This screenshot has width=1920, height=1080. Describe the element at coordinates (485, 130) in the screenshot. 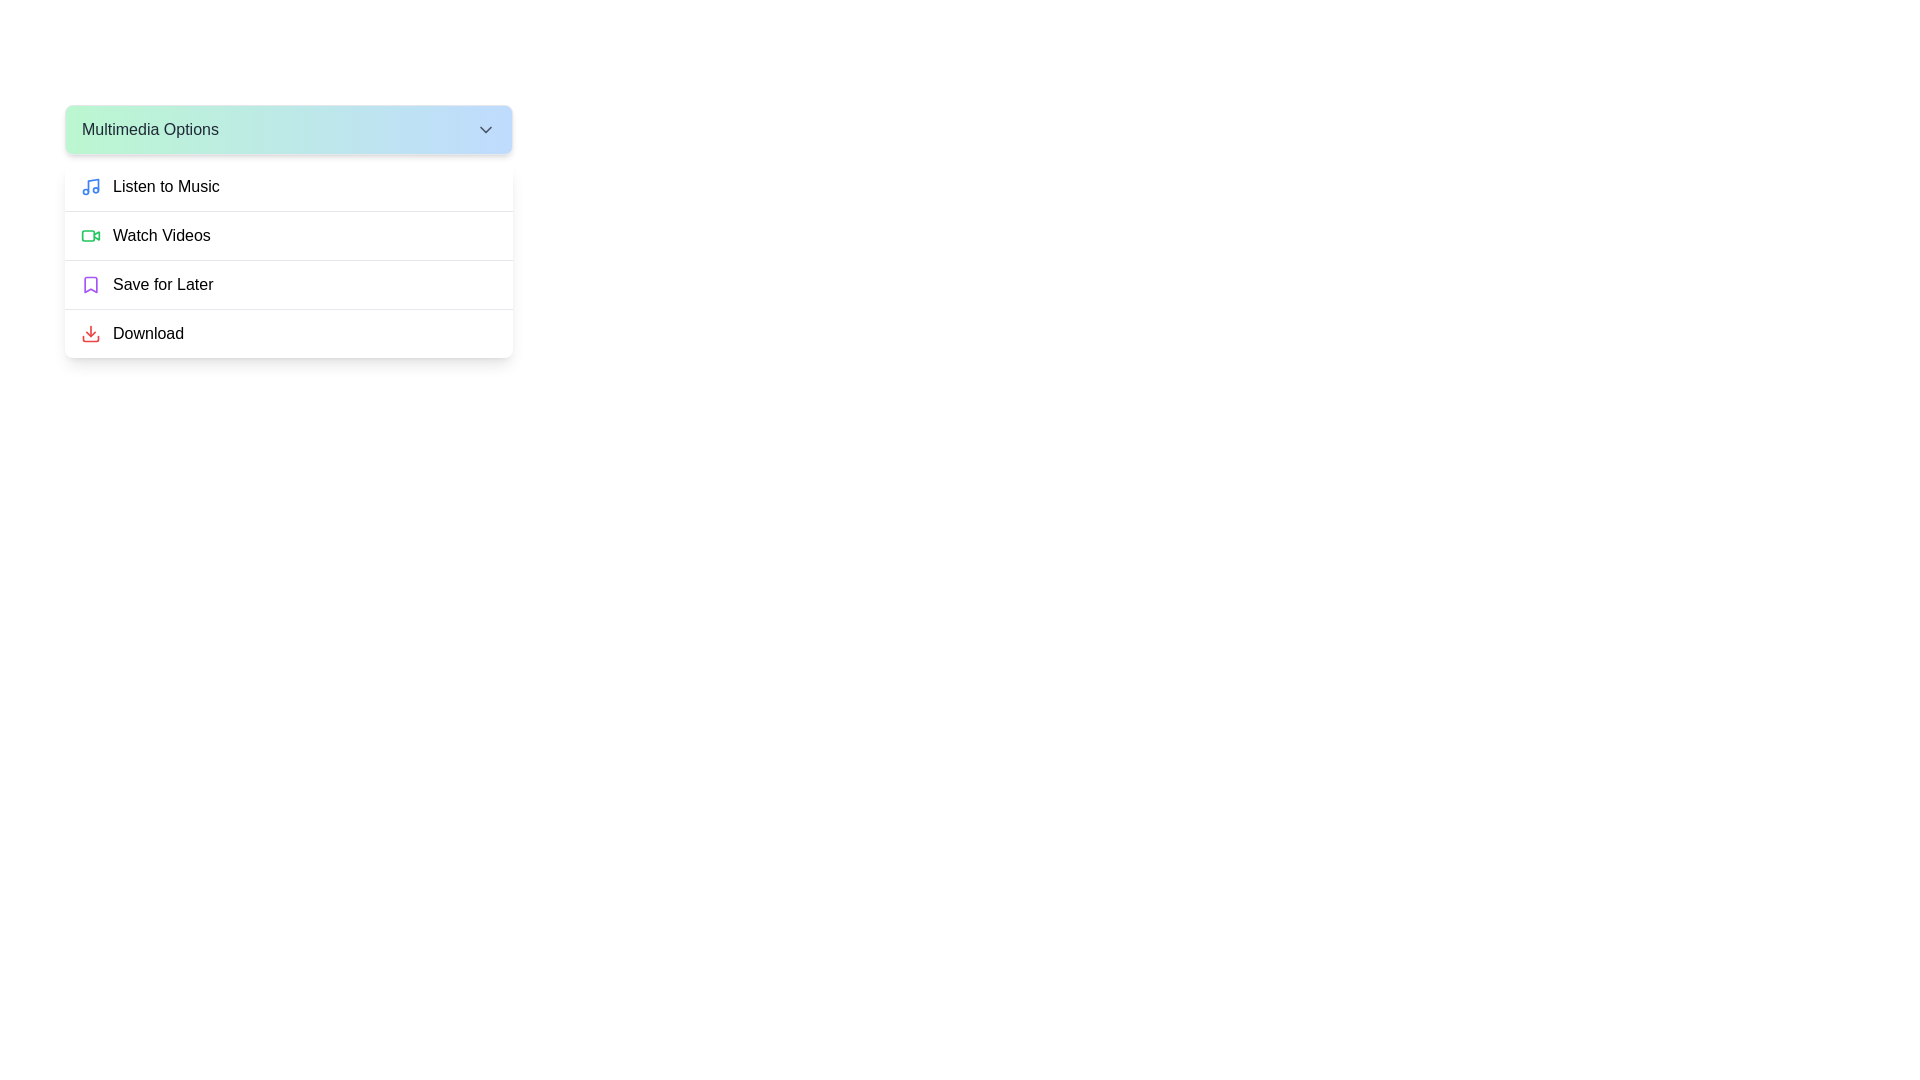

I see `the icon located in the top-right corner of the 'Multimedia Options' button` at that location.